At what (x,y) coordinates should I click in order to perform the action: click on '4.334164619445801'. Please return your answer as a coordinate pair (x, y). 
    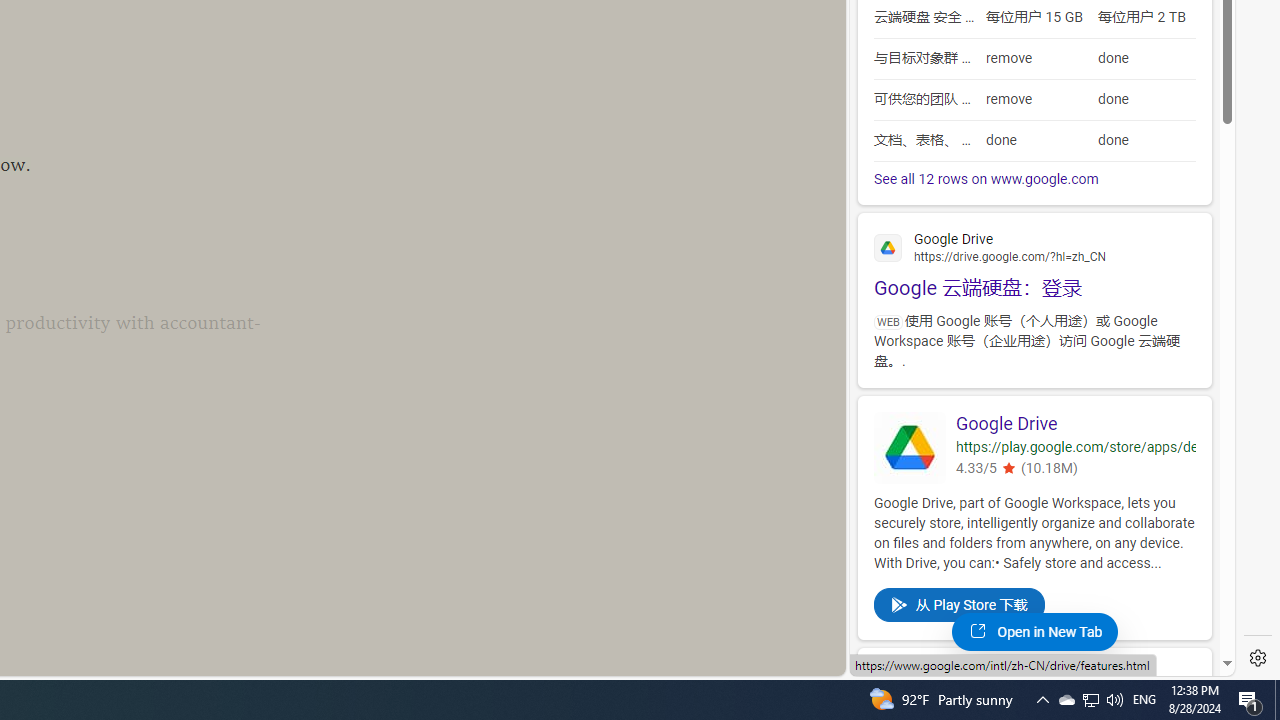
    Looking at the image, I should click on (1008, 469).